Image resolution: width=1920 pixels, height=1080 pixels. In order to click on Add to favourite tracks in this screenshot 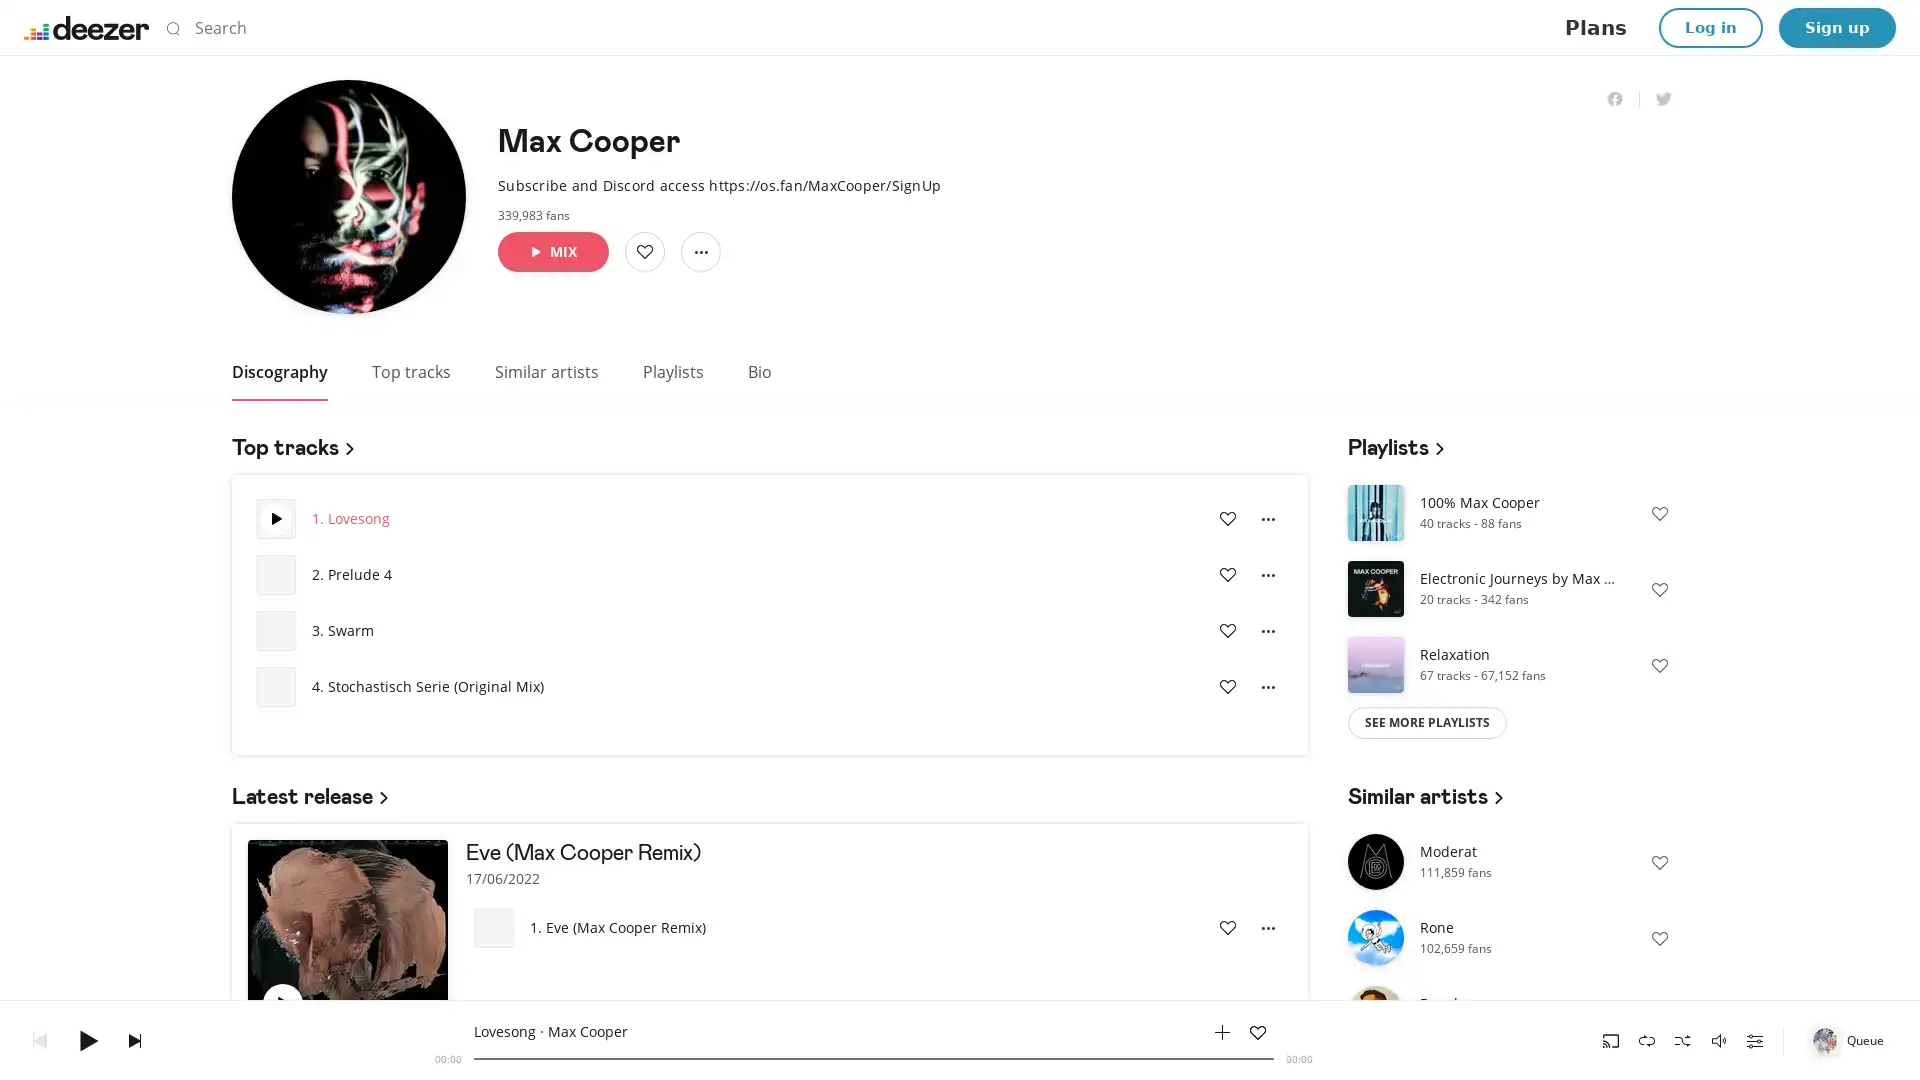, I will do `click(1256, 1032)`.